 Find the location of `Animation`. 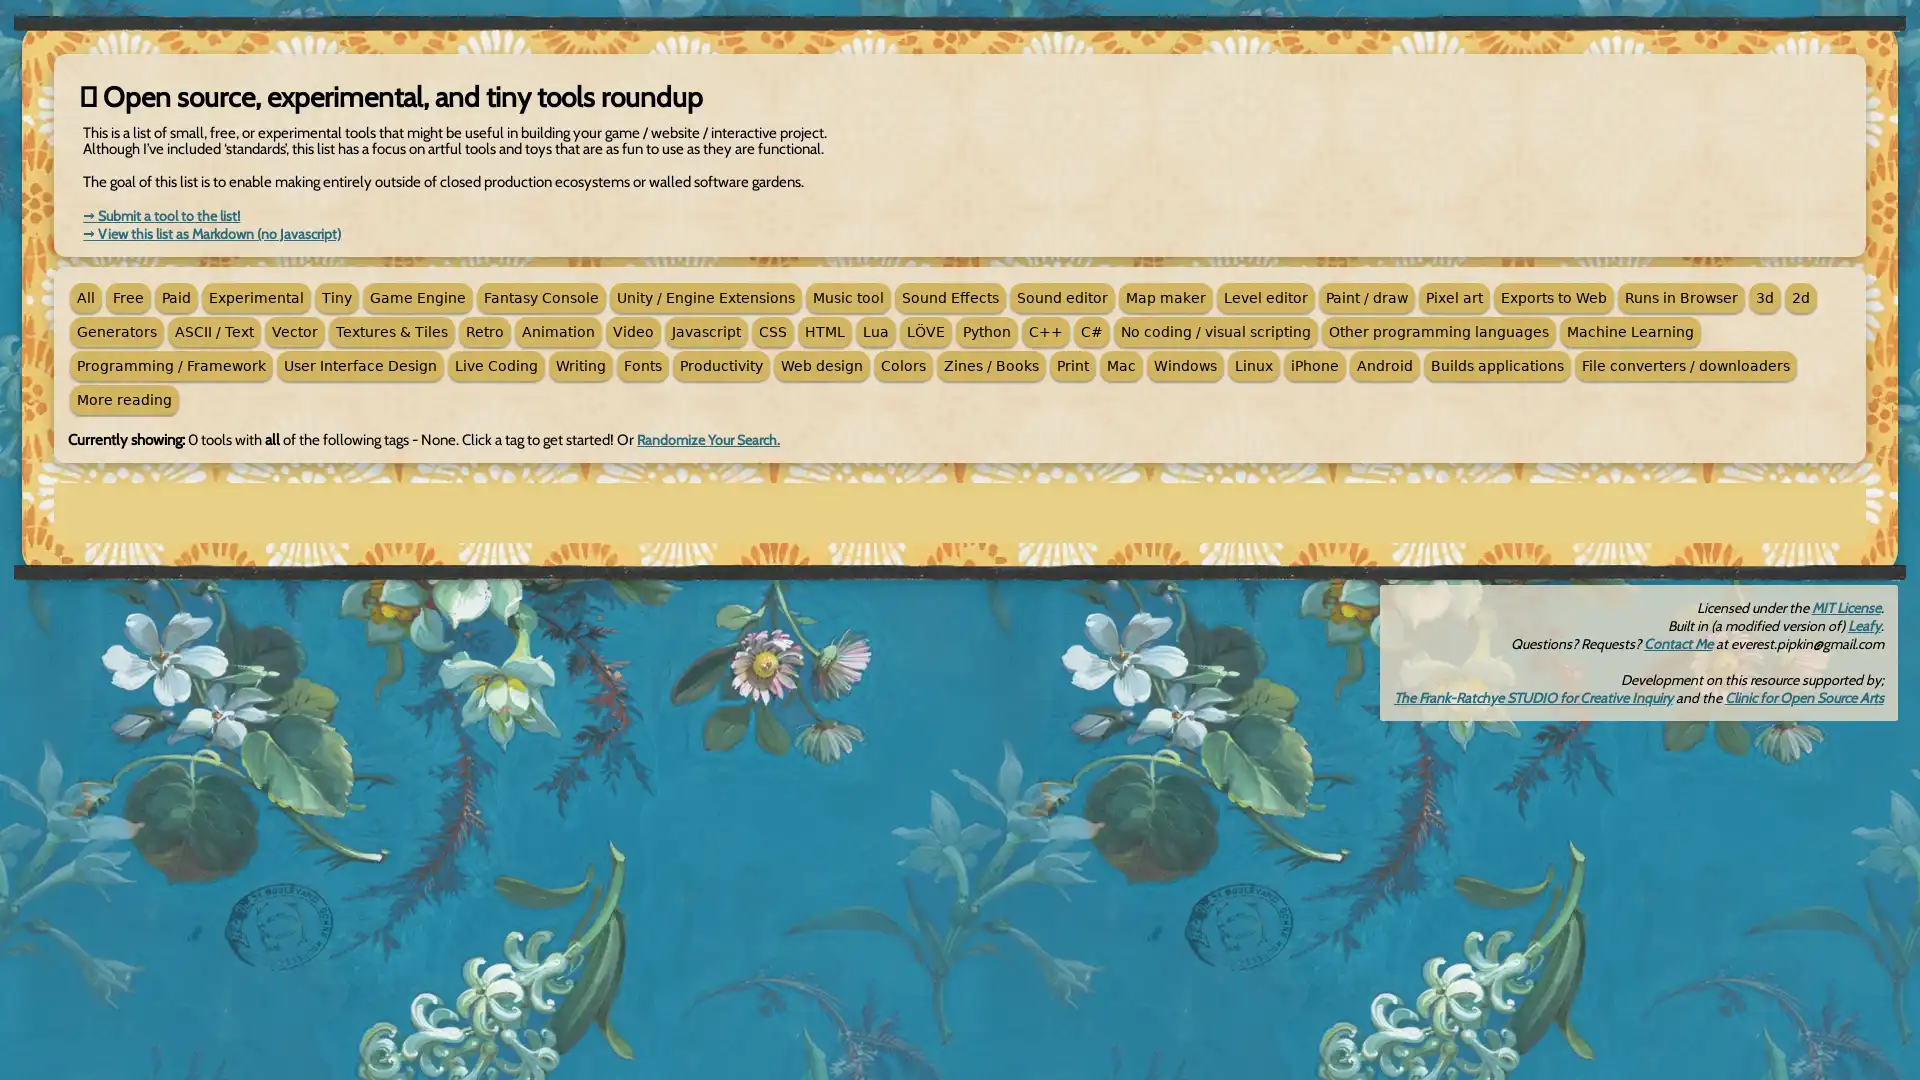

Animation is located at coordinates (558, 330).